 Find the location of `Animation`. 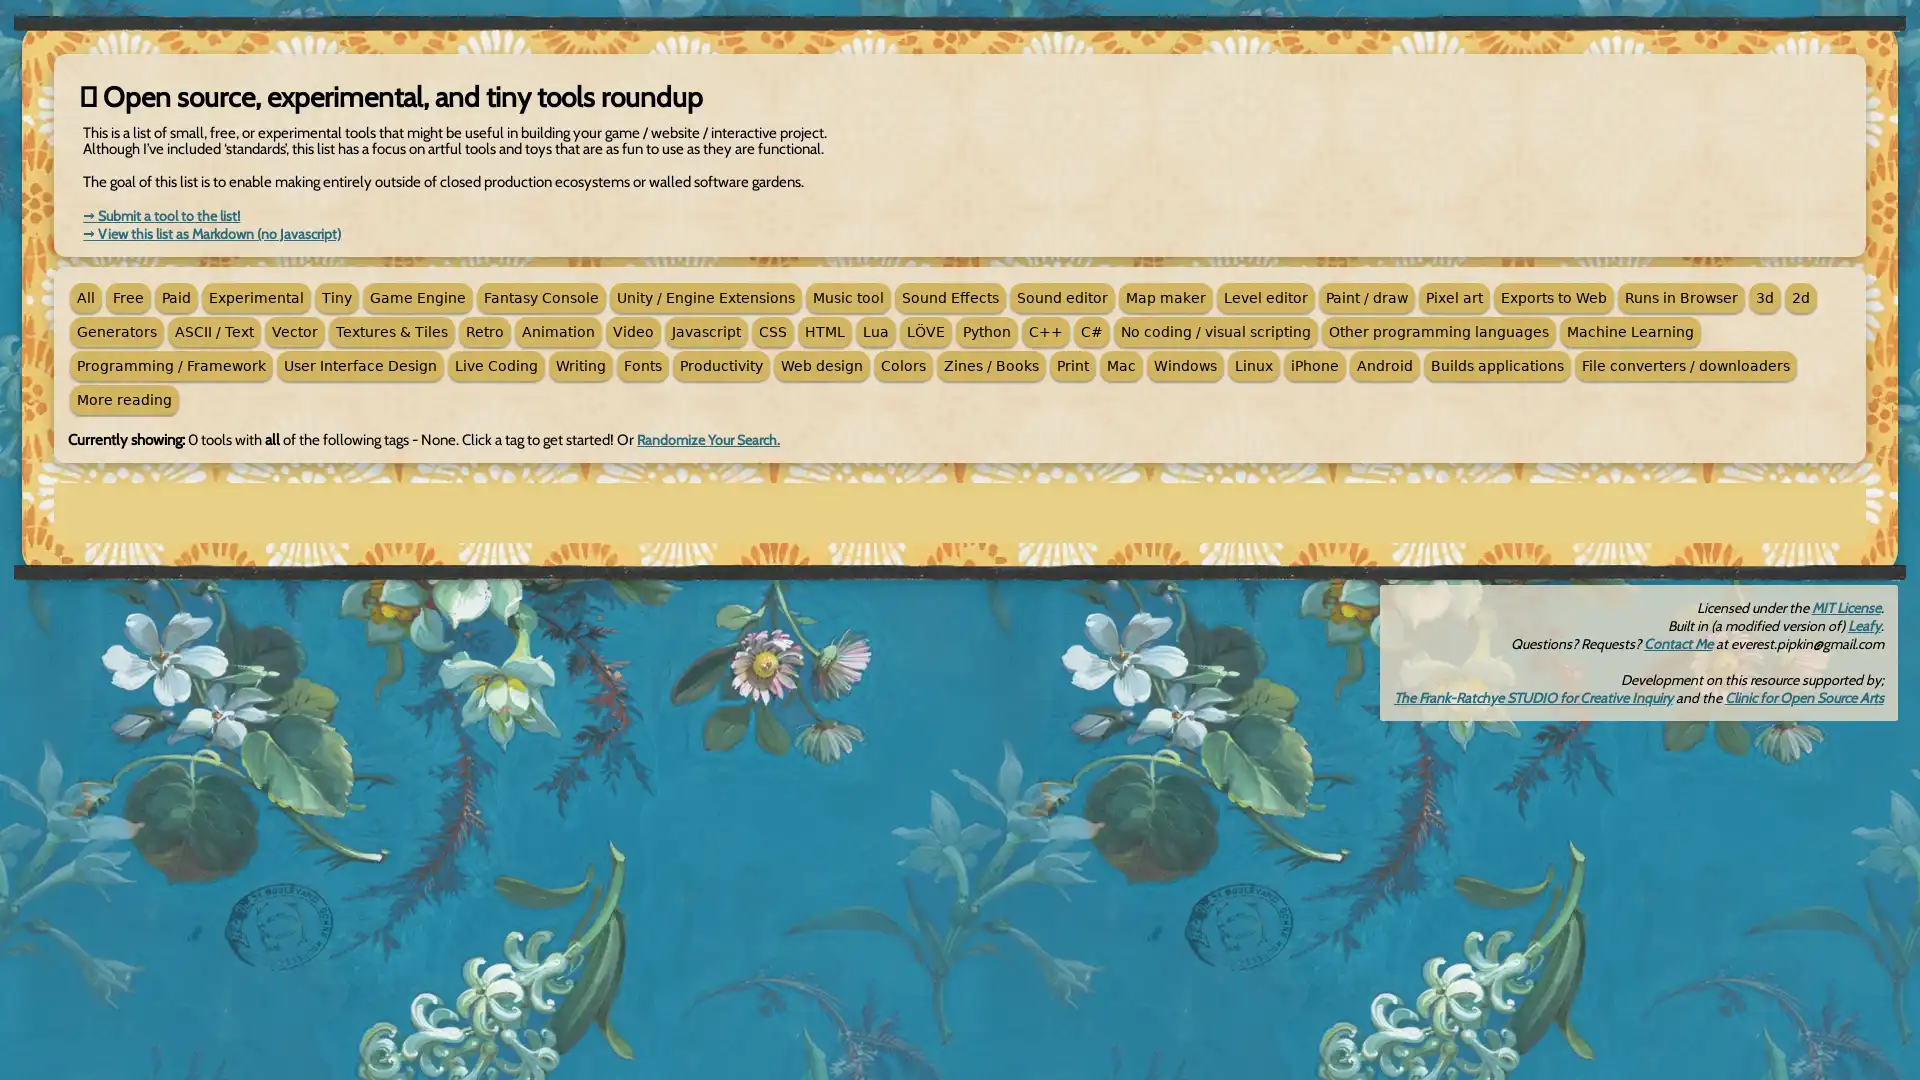

Animation is located at coordinates (558, 330).